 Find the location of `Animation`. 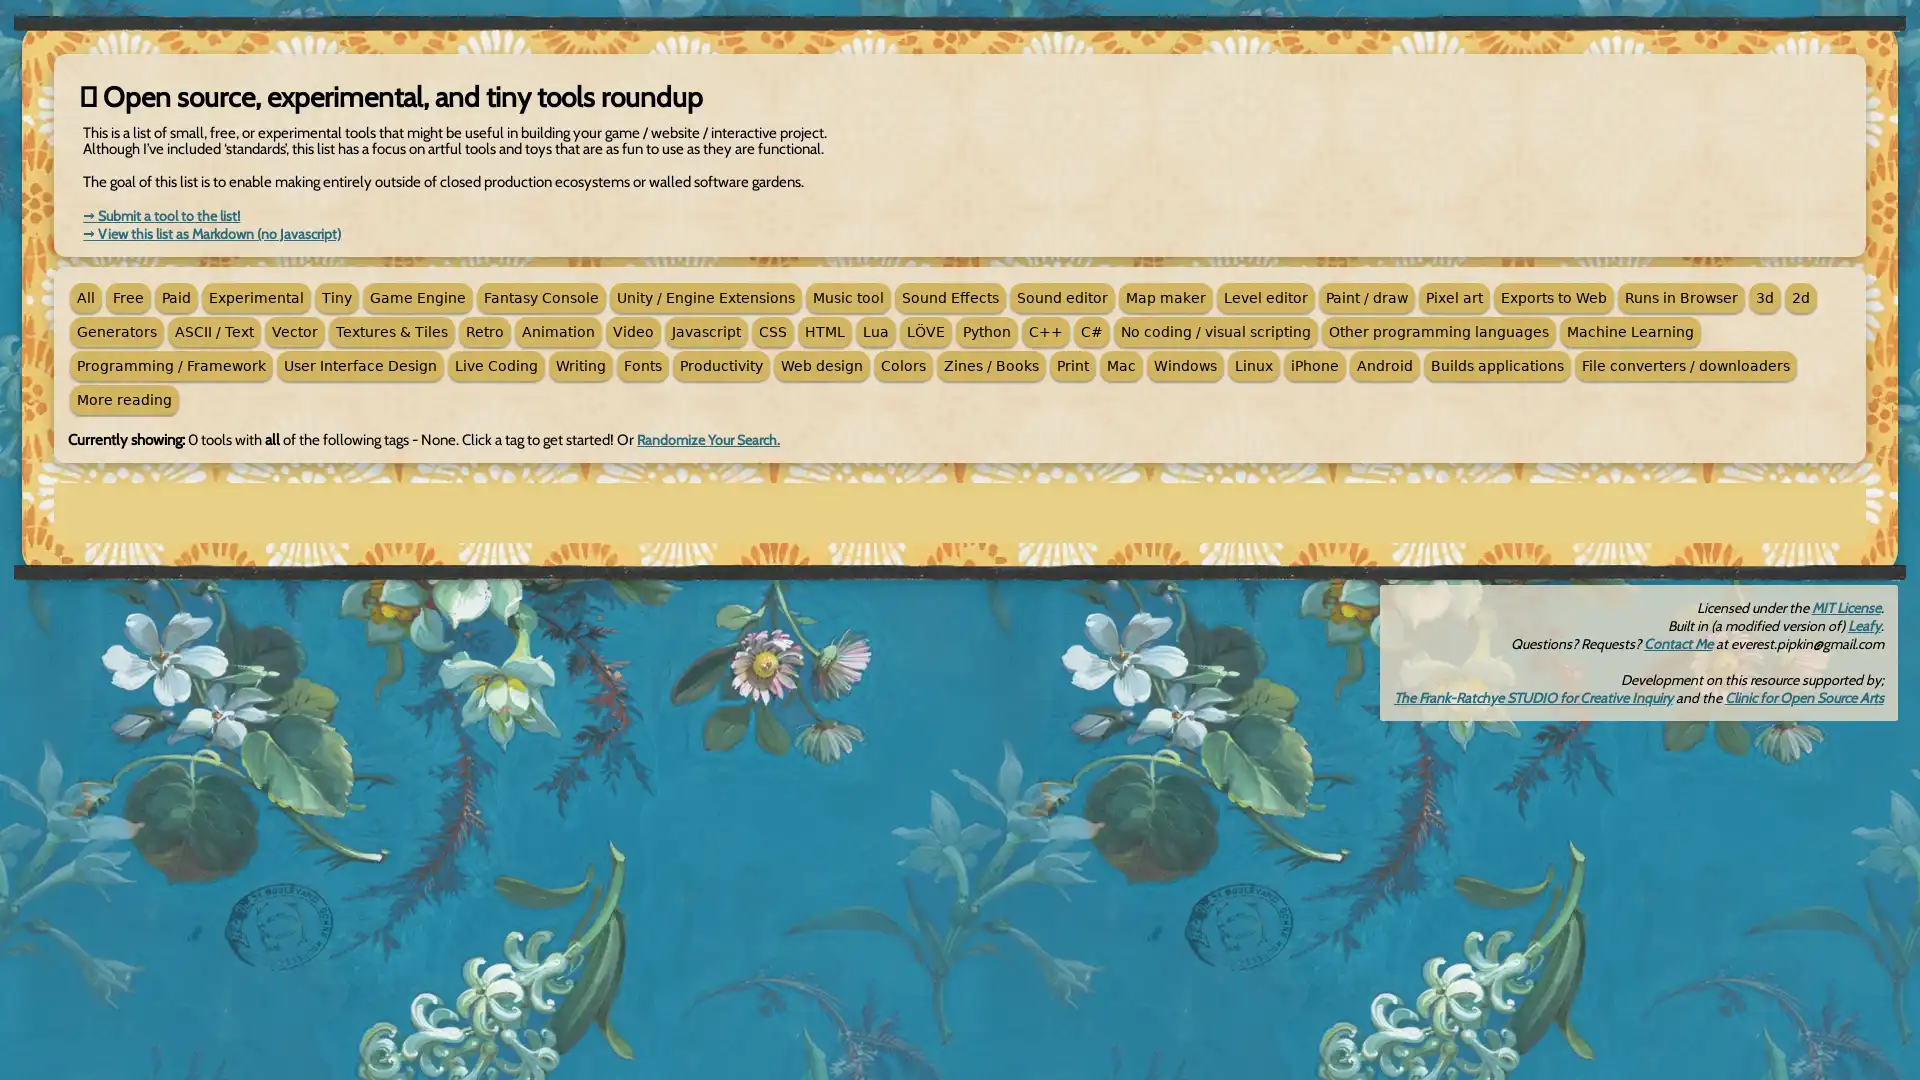

Animation is located at coordinates (558, 330).